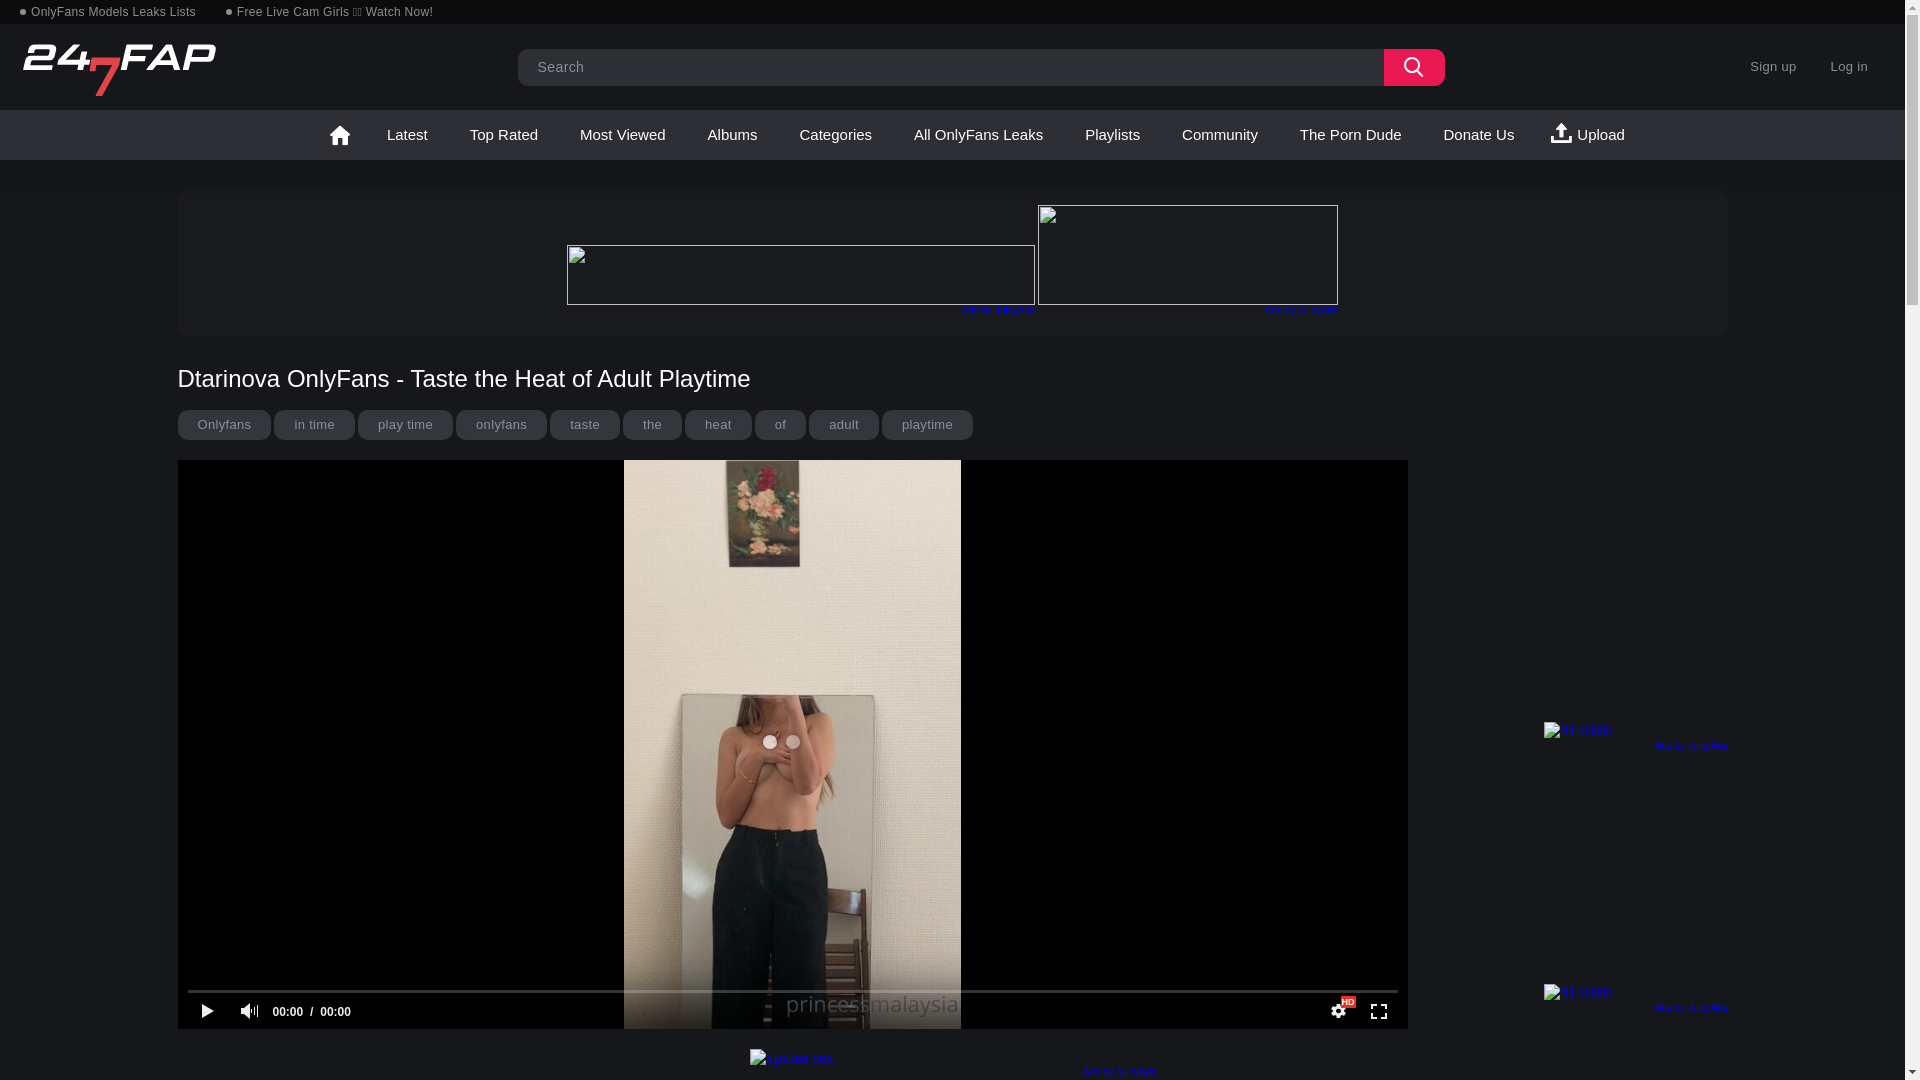 This screenshot has height=1080, width=1920. What do you see at coordinates (584, 423) in the screenshot?
I see `'taste'` at bounding box center [584, 423].